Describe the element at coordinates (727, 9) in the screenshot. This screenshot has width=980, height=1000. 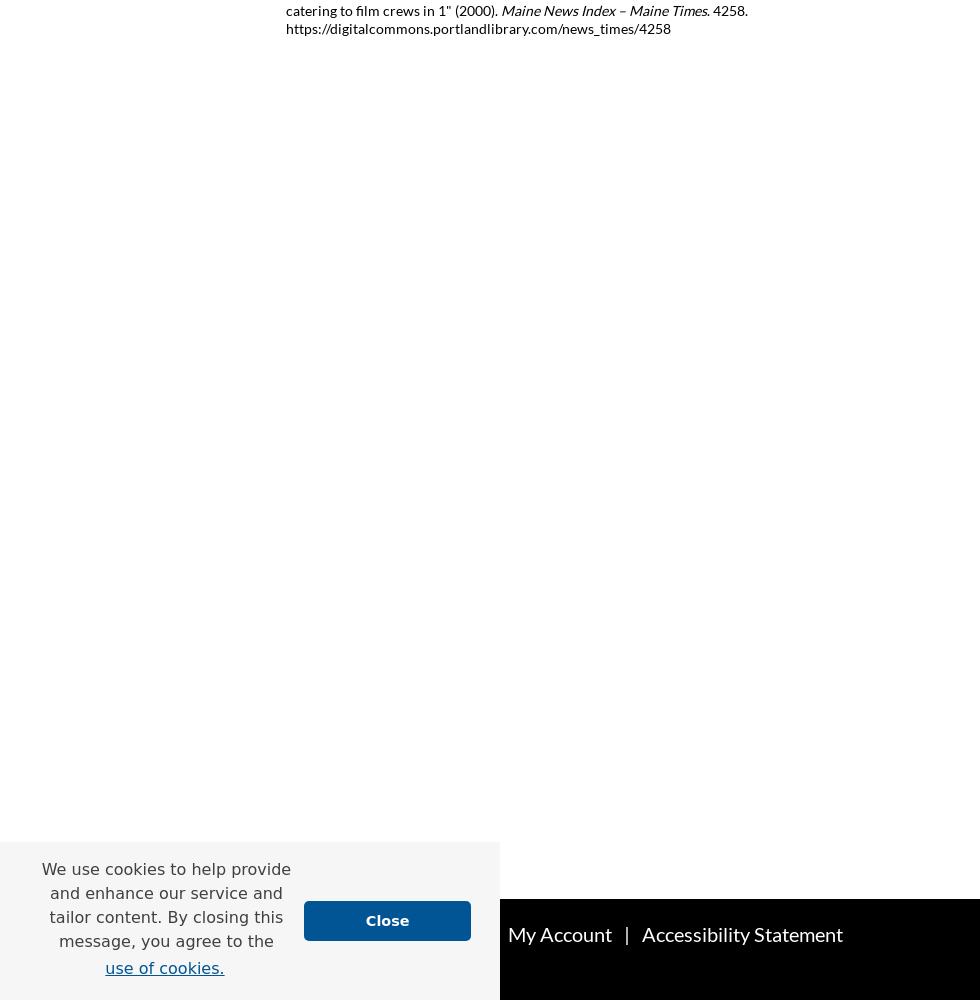
I see `'.  4258.'` at that location.